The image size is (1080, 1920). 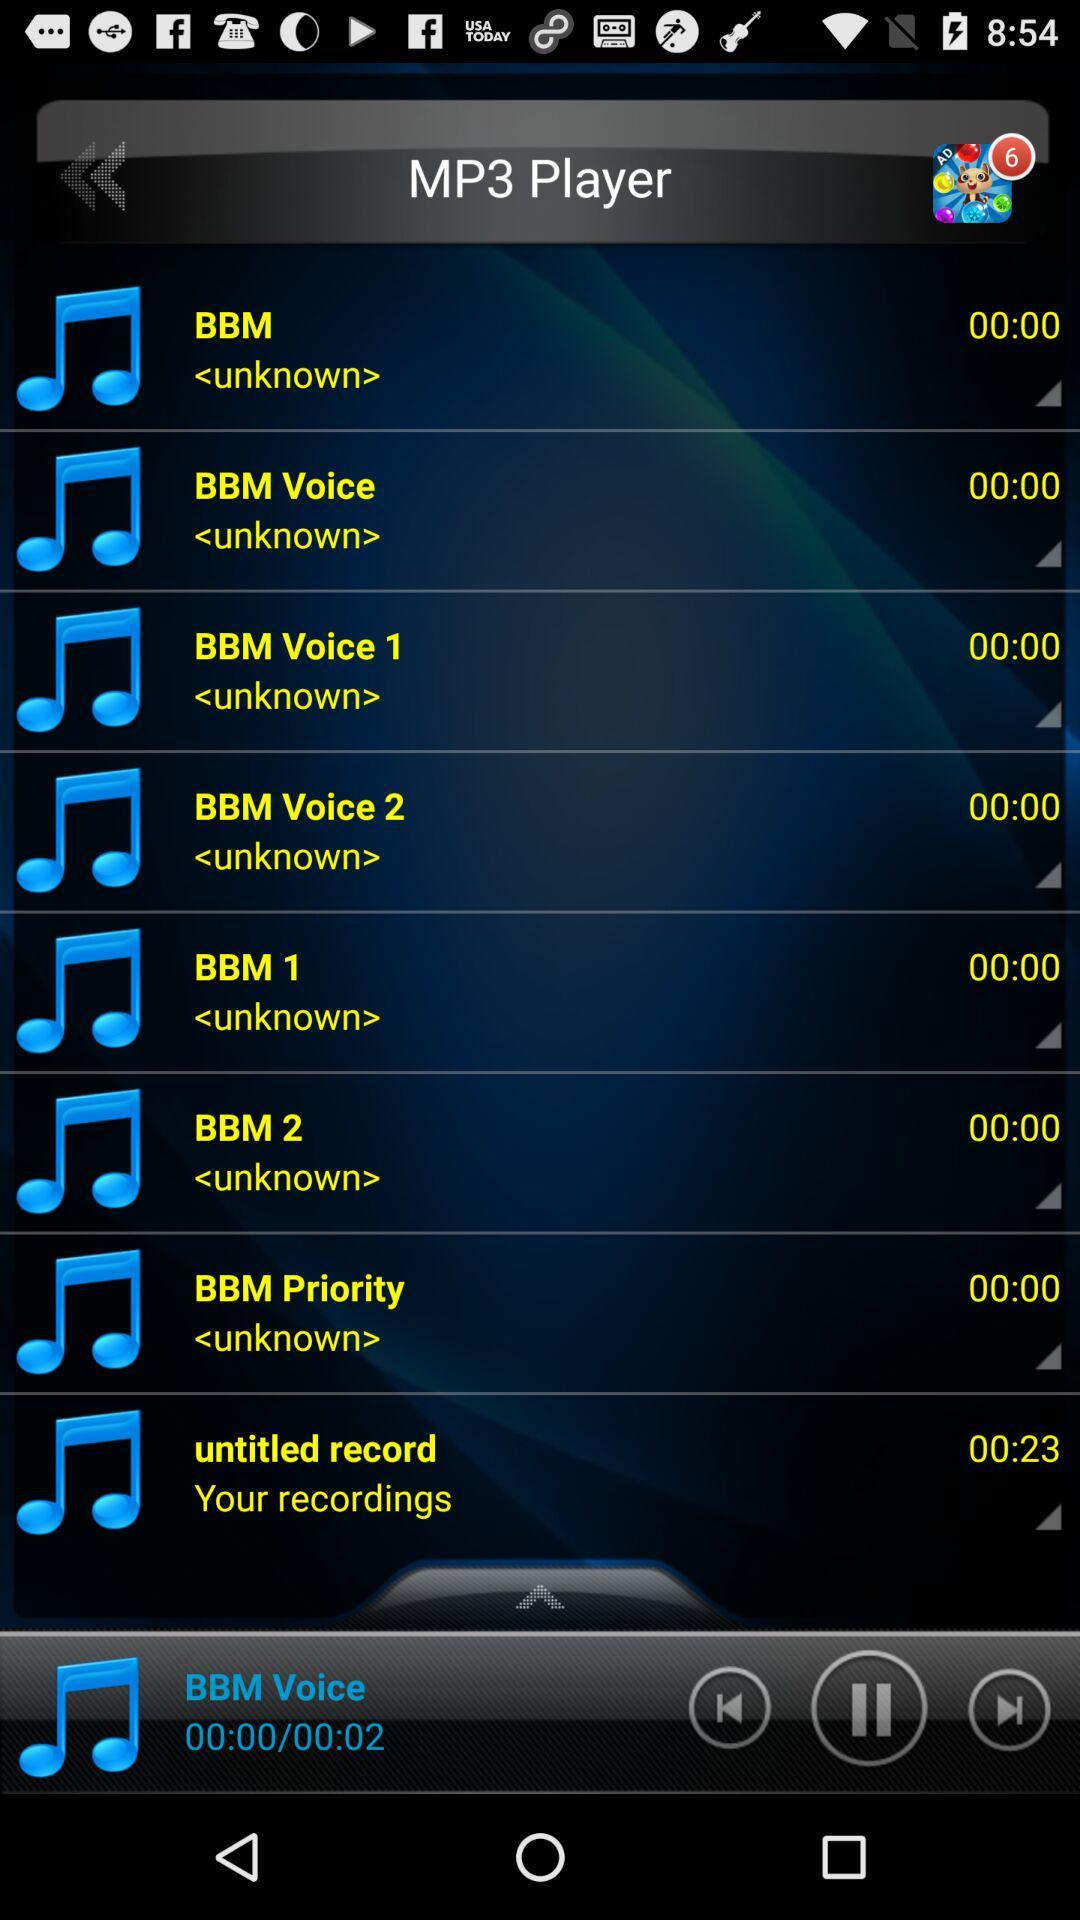 What do you see at coordinates (1031, 700) in the screenshot?
I see `pick the song` at bounding box center [1031, 700].